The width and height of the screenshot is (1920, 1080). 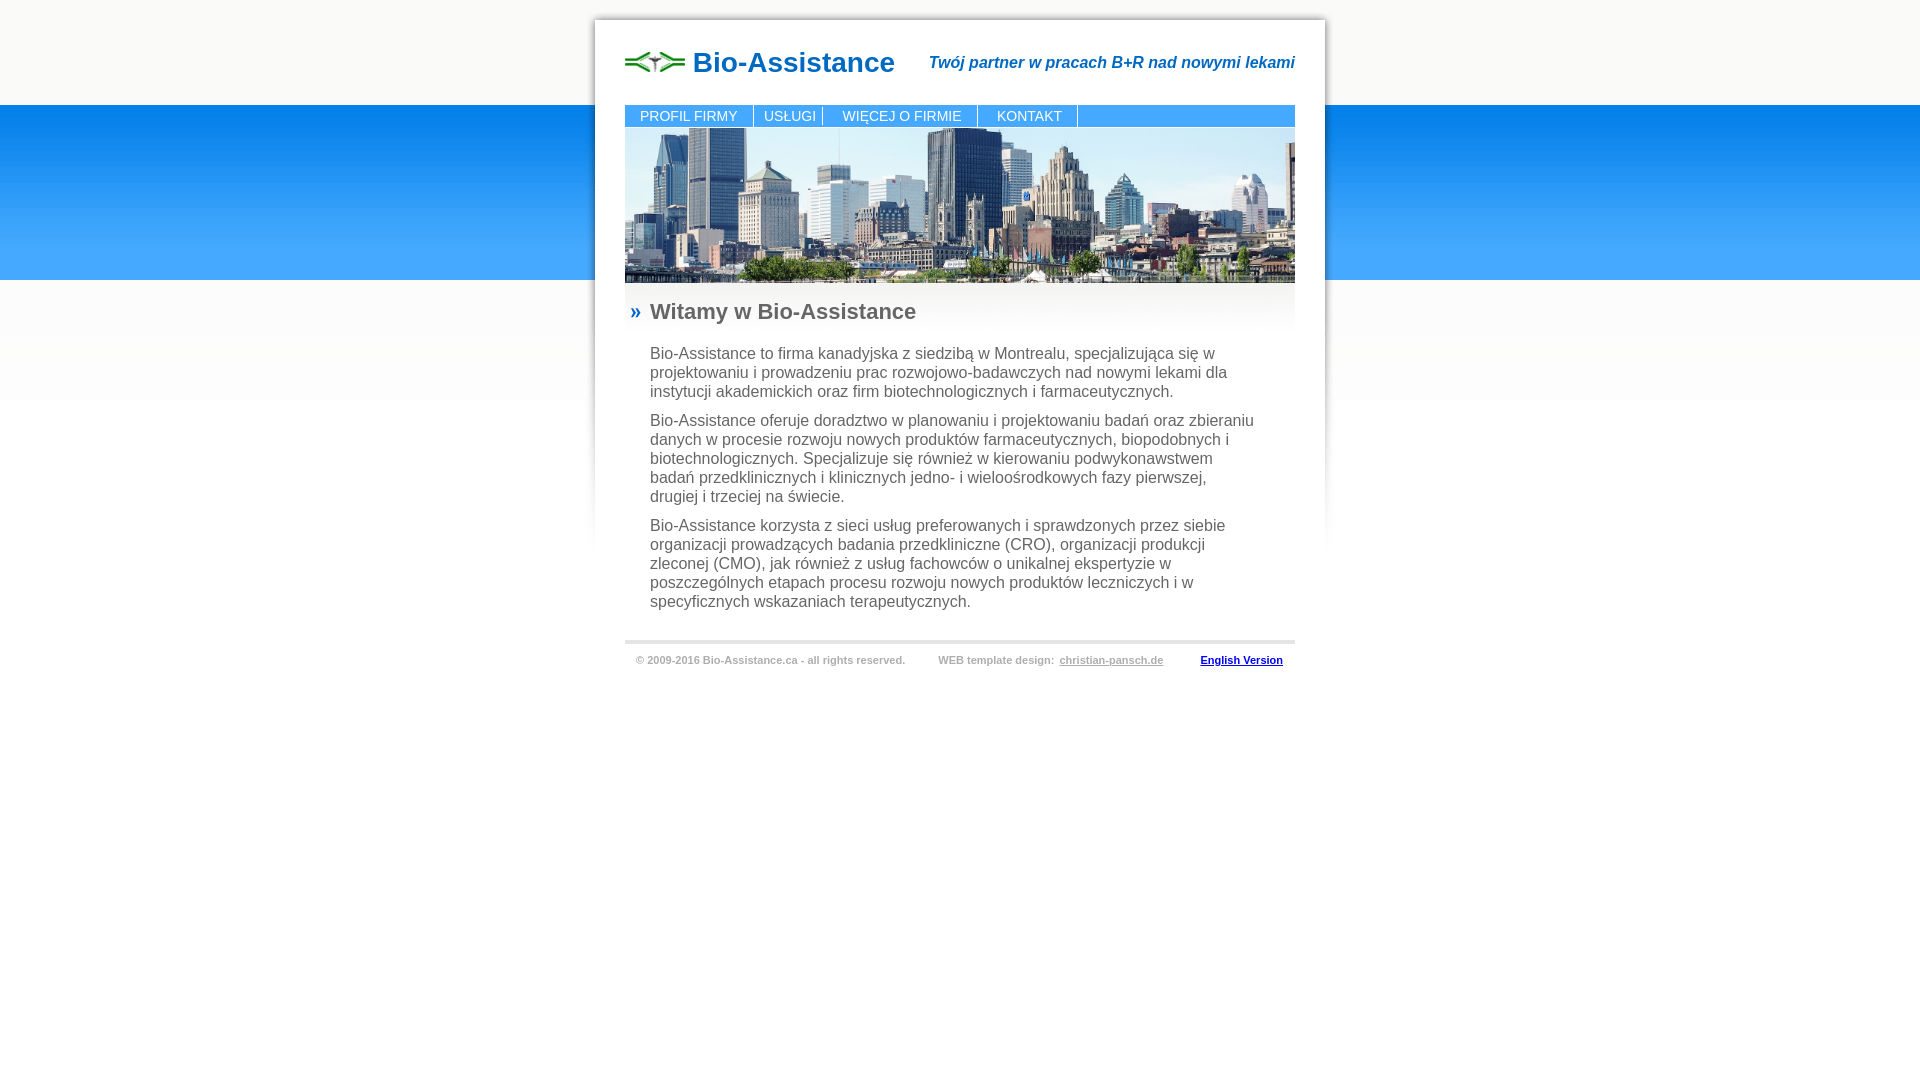 What do you see at coordinates (1240, 659) in the screenshot?
I see `'English Version'` at bounding box center [1240, 659].